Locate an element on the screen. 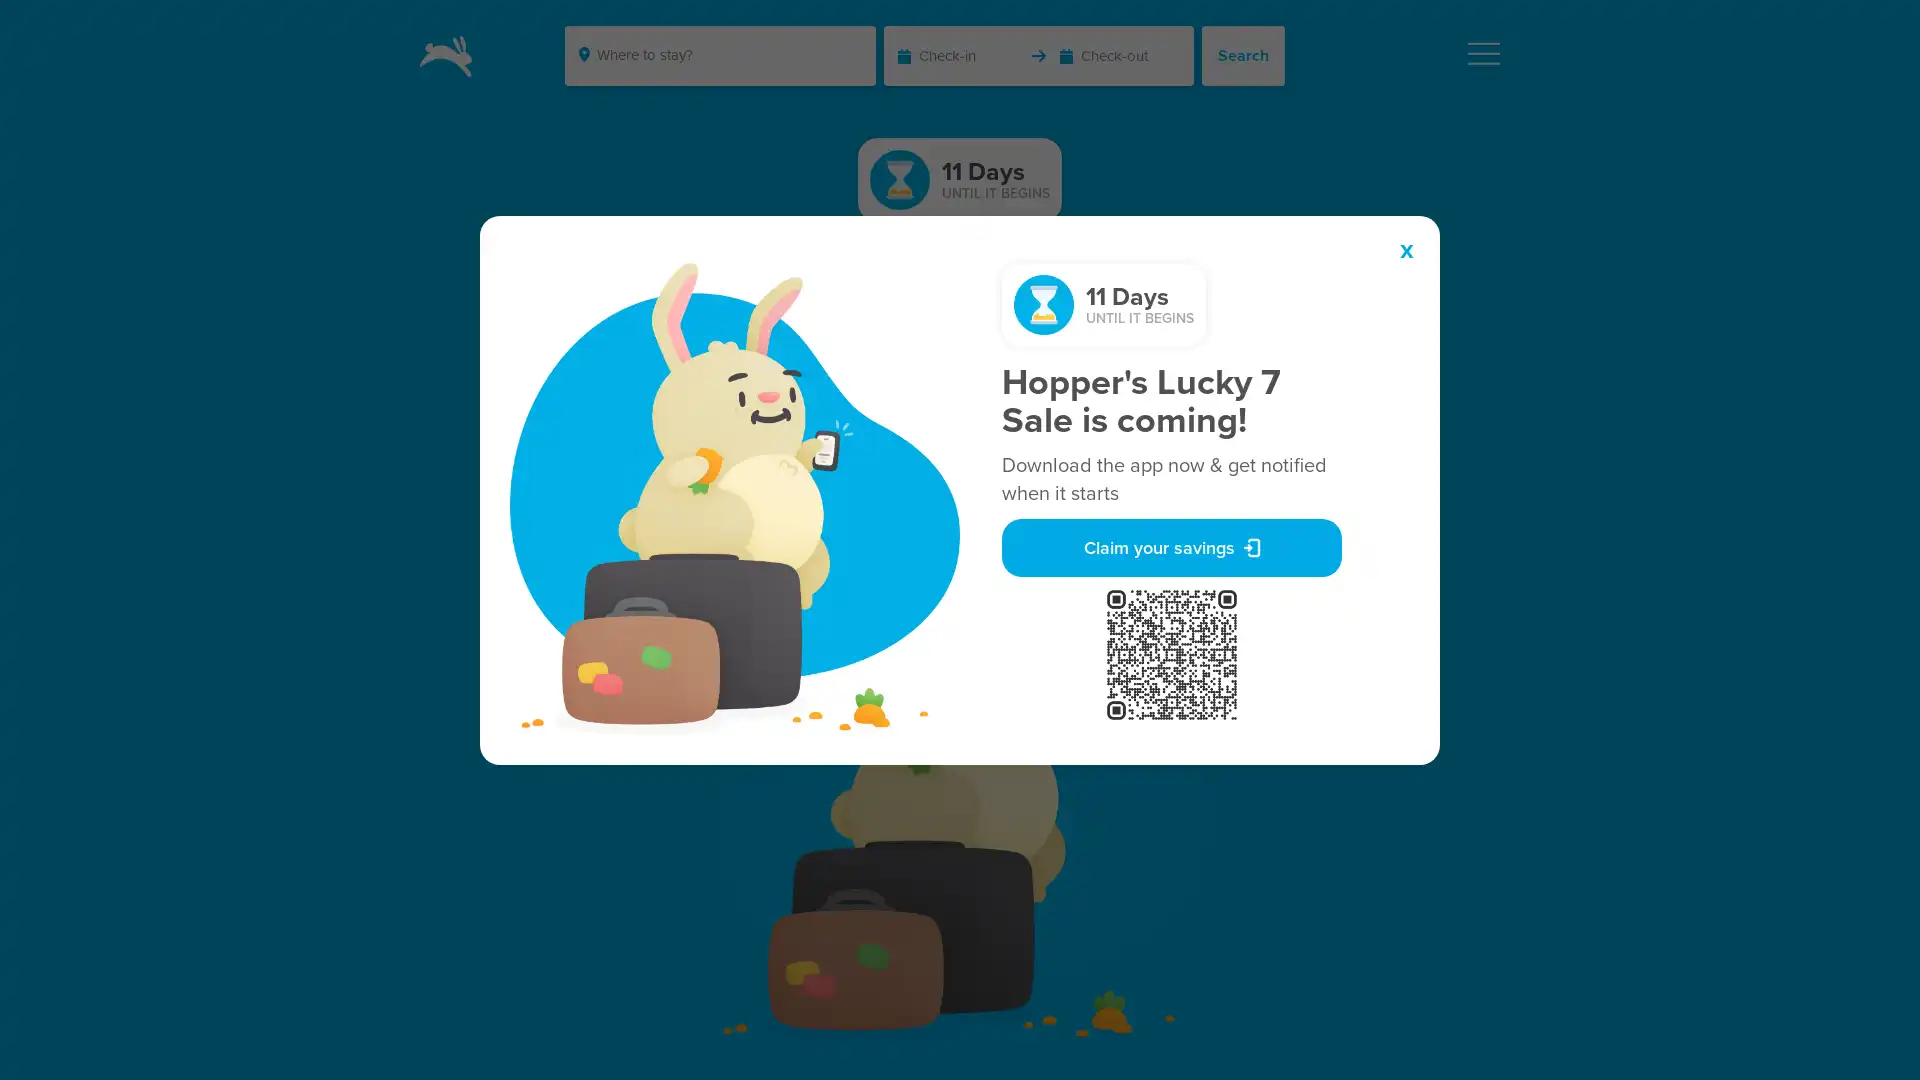 Image resolution: width=1920 pixels, height=1080 pixels. X is located at coordinates (1405, 250).